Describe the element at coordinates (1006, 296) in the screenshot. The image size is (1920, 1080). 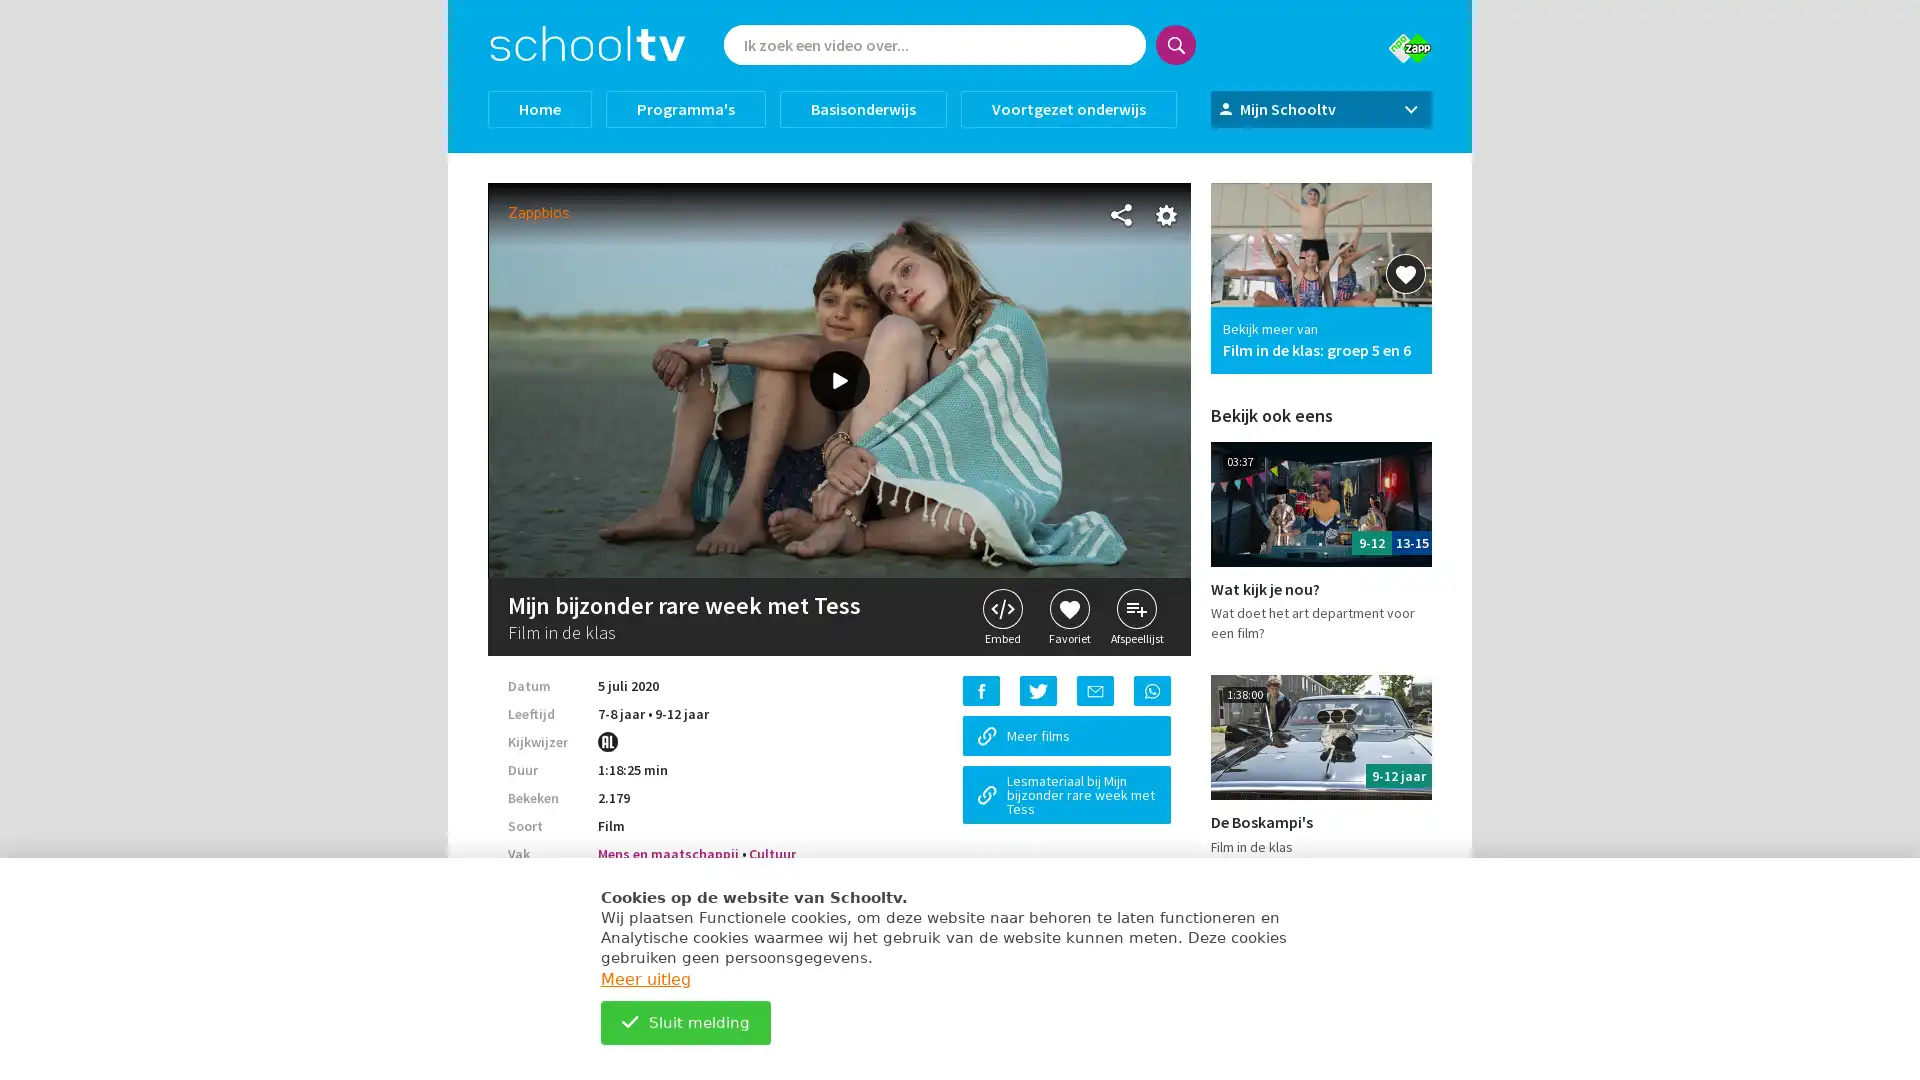
I see `Ja` at that location.